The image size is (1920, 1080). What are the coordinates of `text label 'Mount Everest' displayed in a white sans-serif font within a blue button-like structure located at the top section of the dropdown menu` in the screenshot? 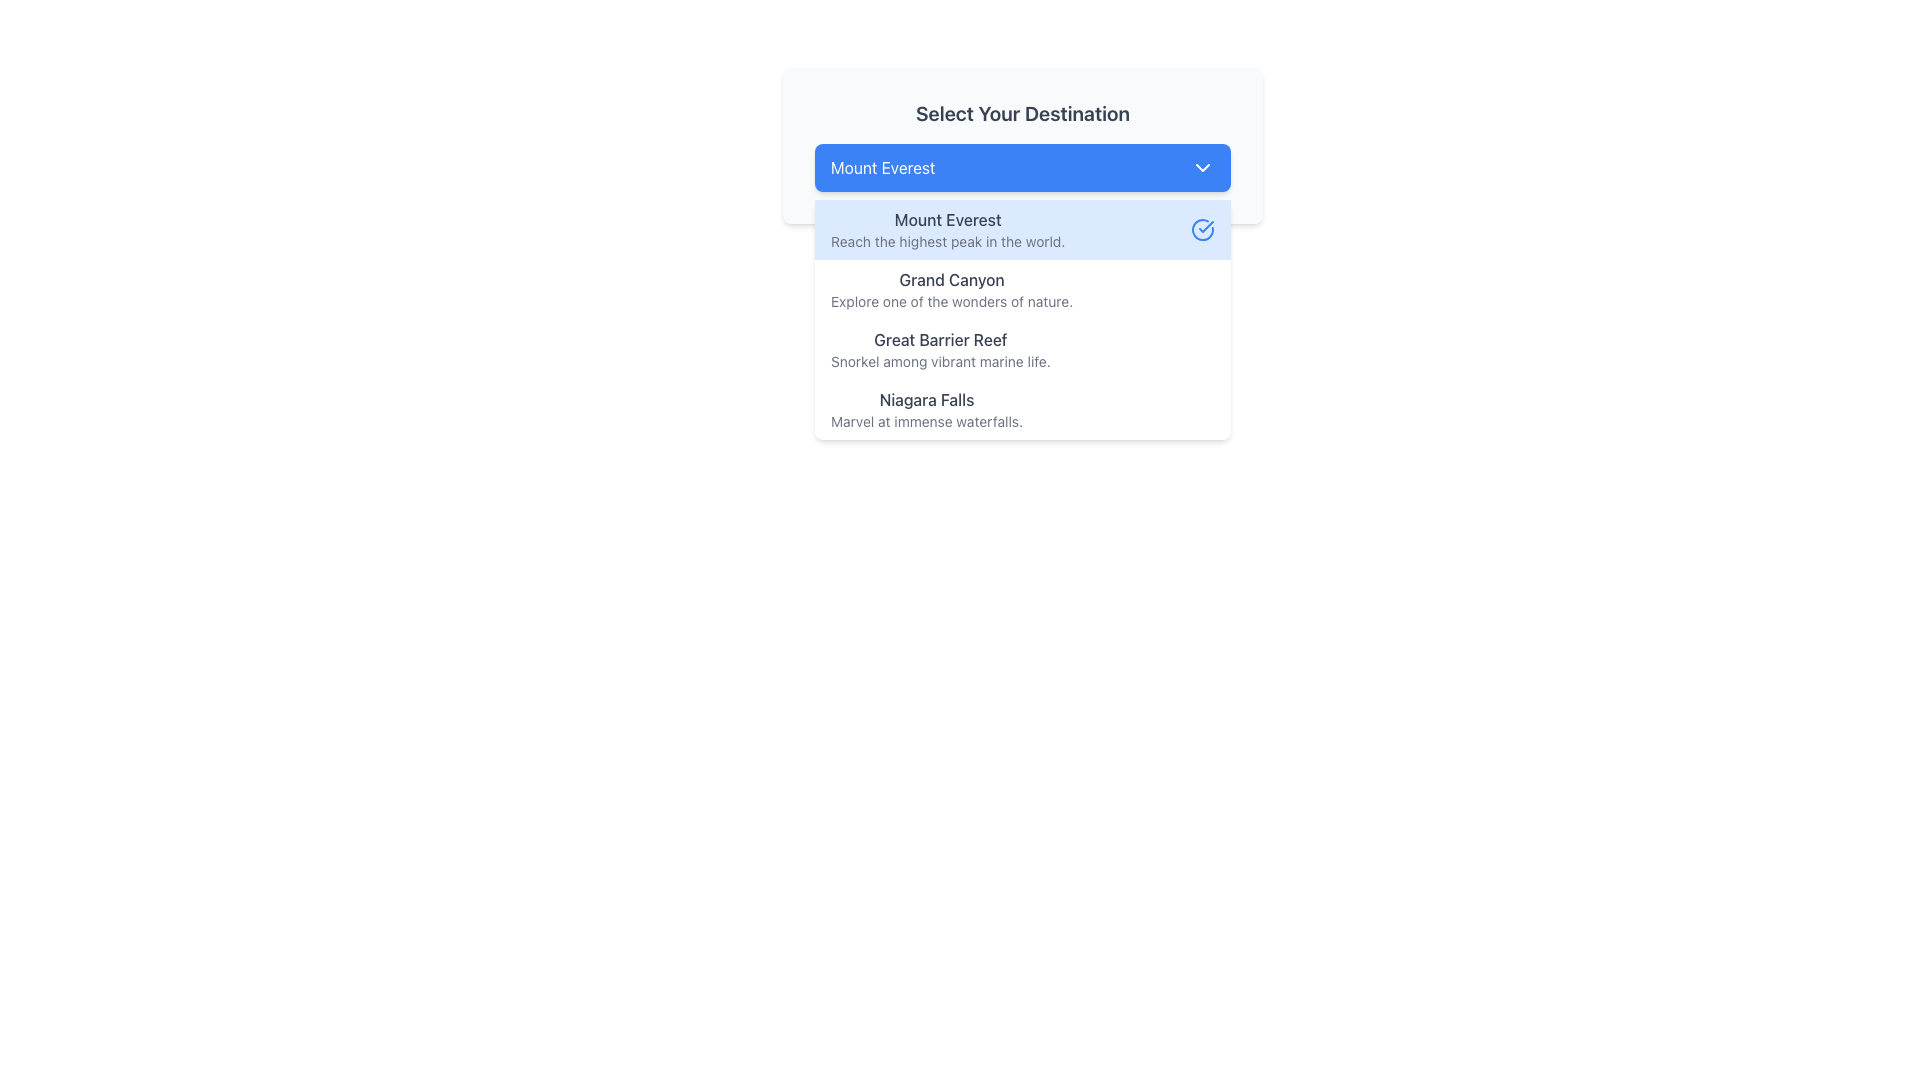 It's located at (882, 167).